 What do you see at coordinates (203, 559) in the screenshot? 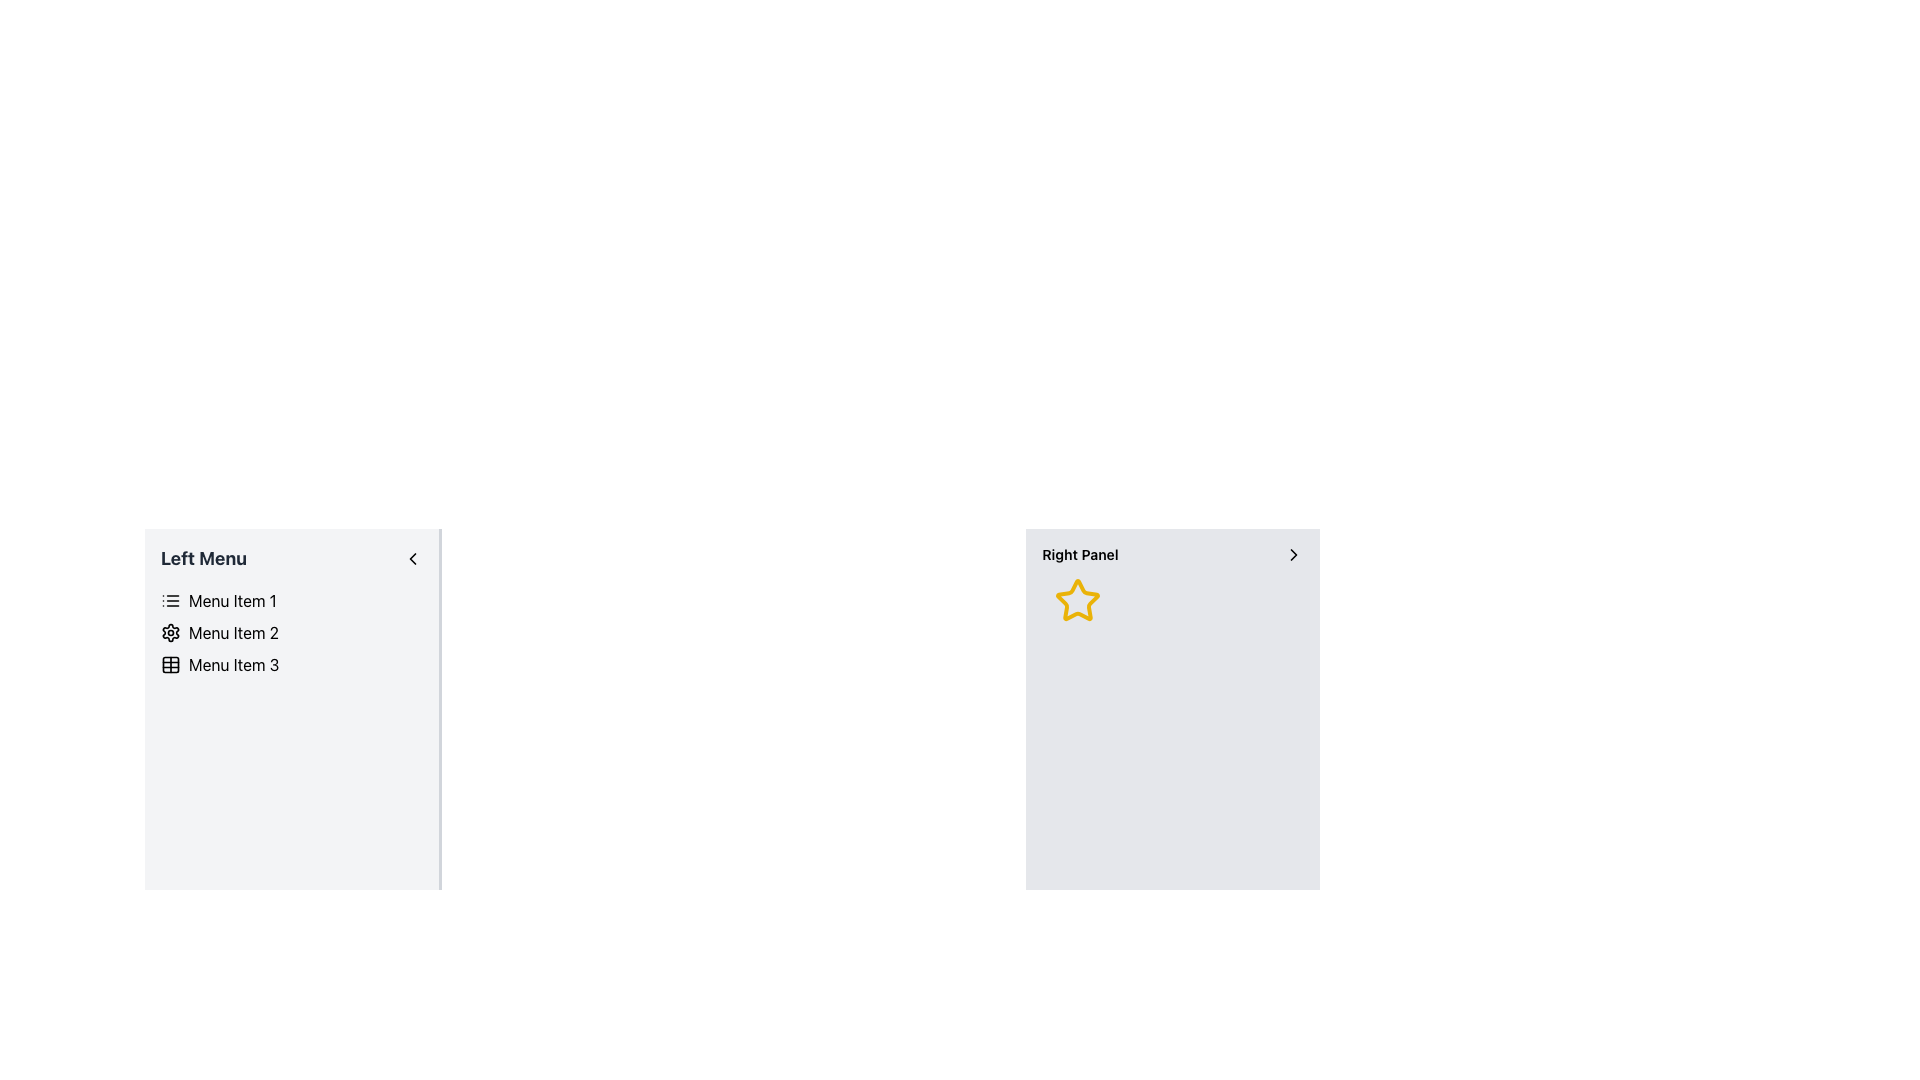
I see `the bold textual label 'Left Menu' which is positioned in the upper left area of the menu panel` at bounding box center [203, 559].